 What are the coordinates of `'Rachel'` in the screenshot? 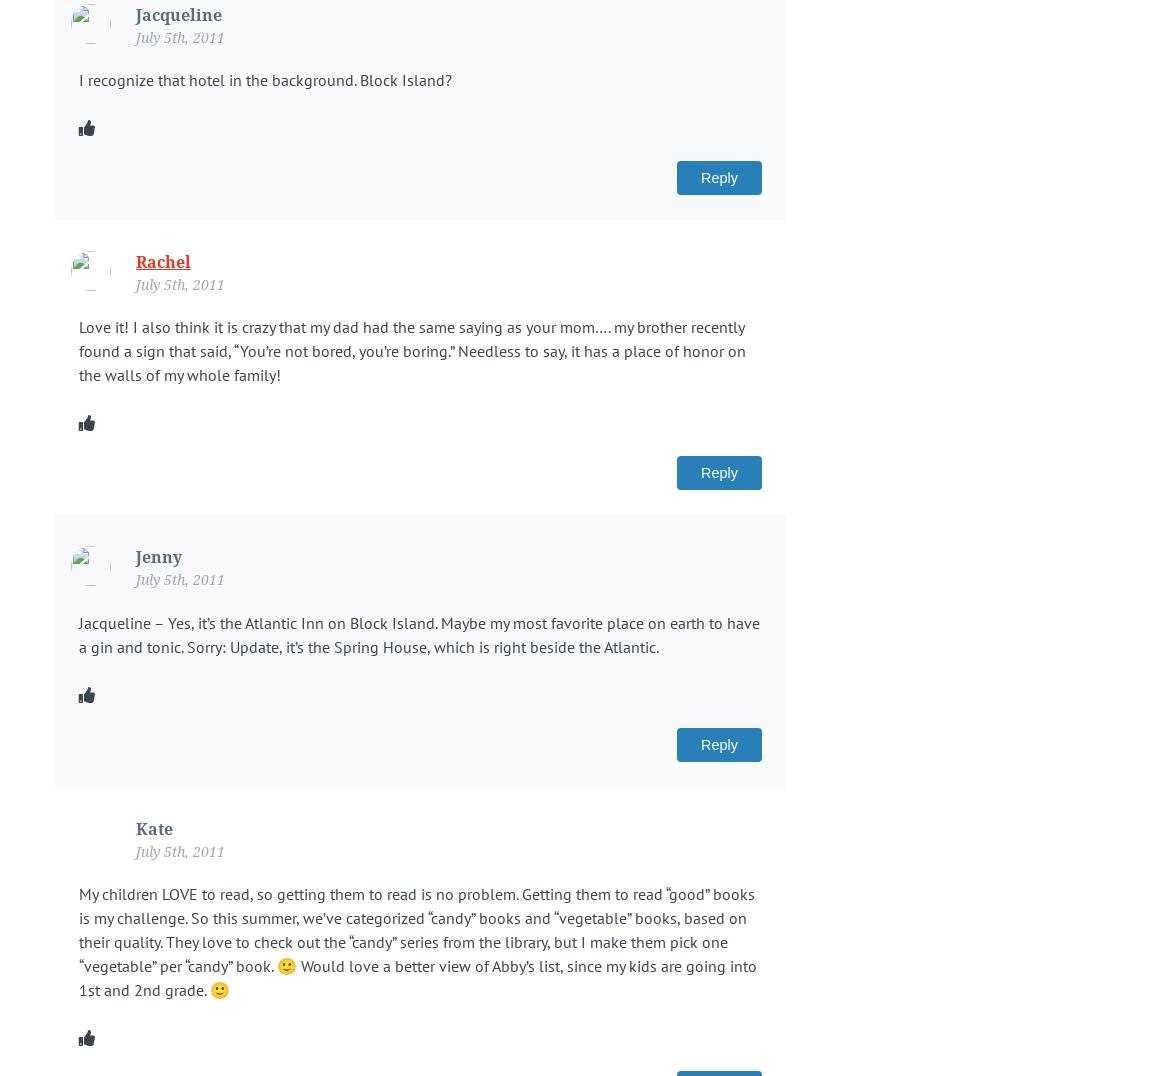 It's located at (162, 262).